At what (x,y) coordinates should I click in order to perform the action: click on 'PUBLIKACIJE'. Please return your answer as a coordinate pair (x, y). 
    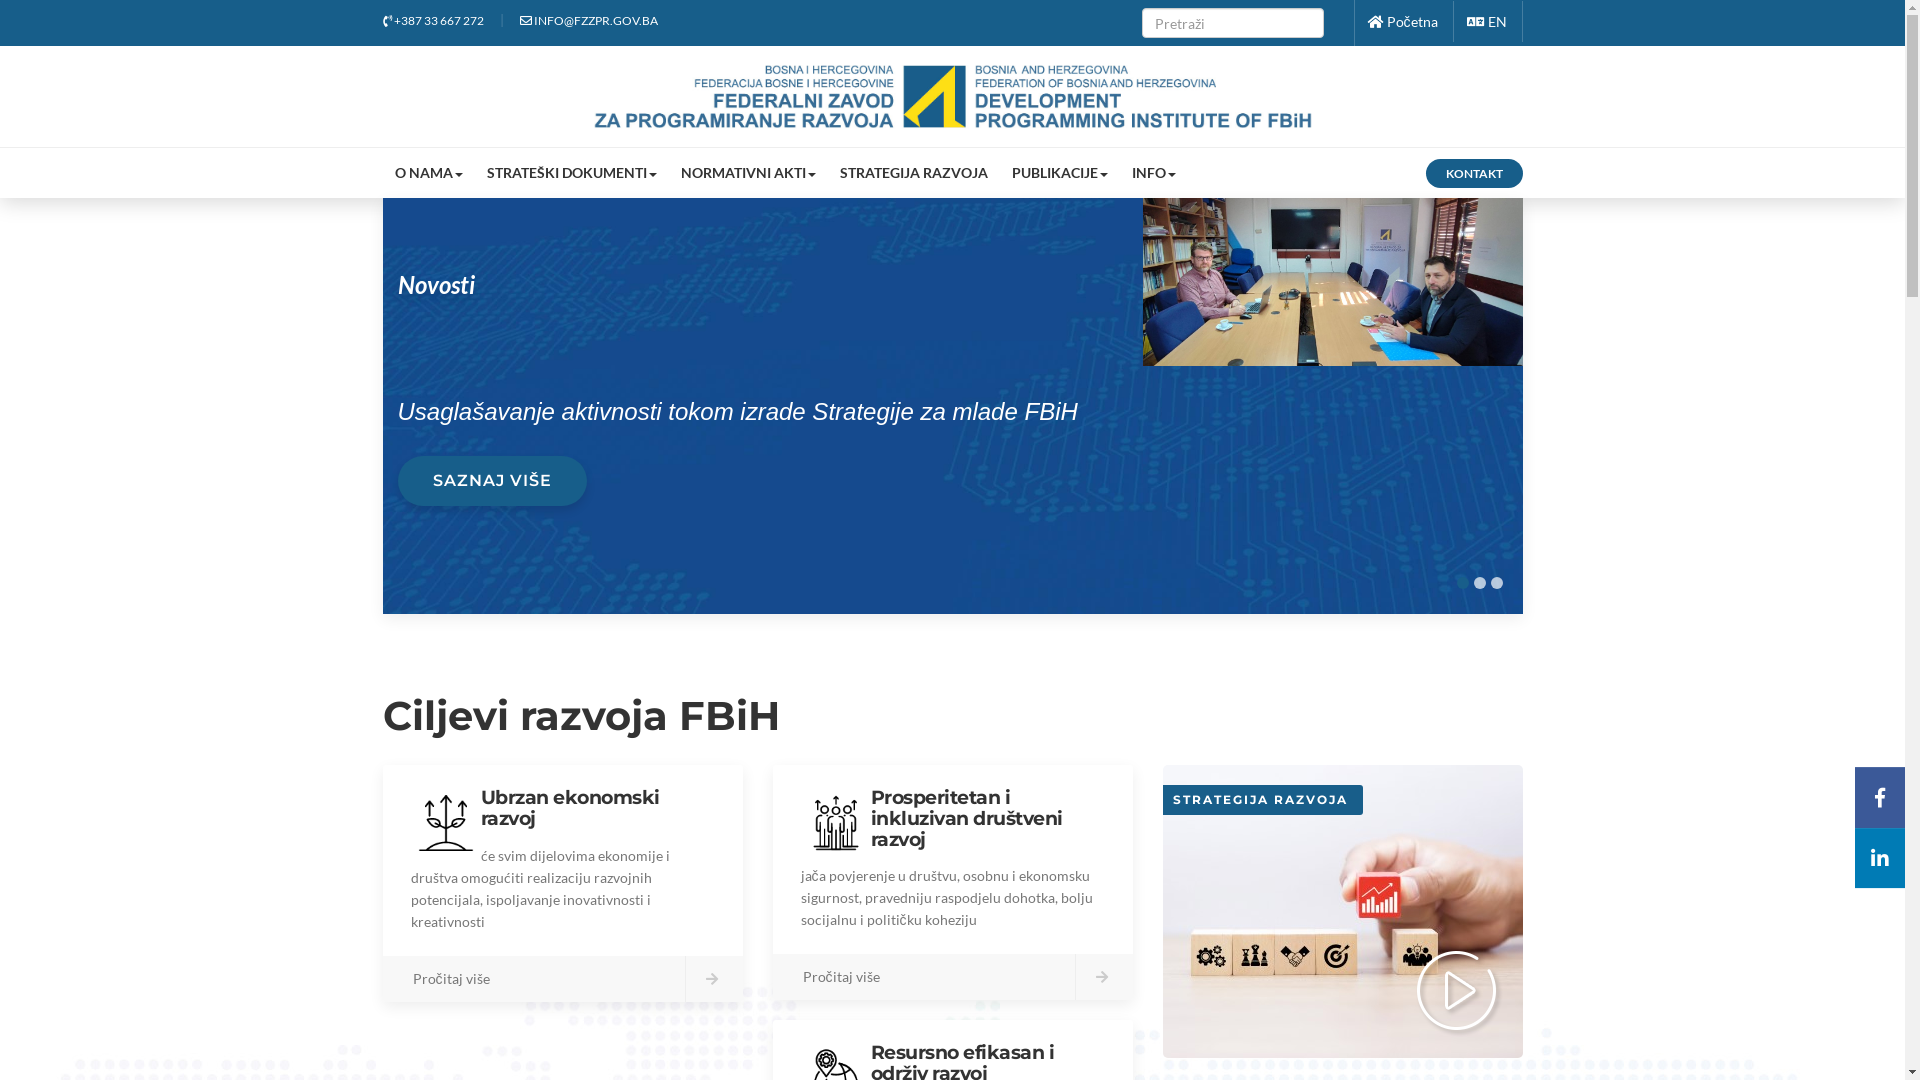
    Looking at the image, I should click on (1059, 172).